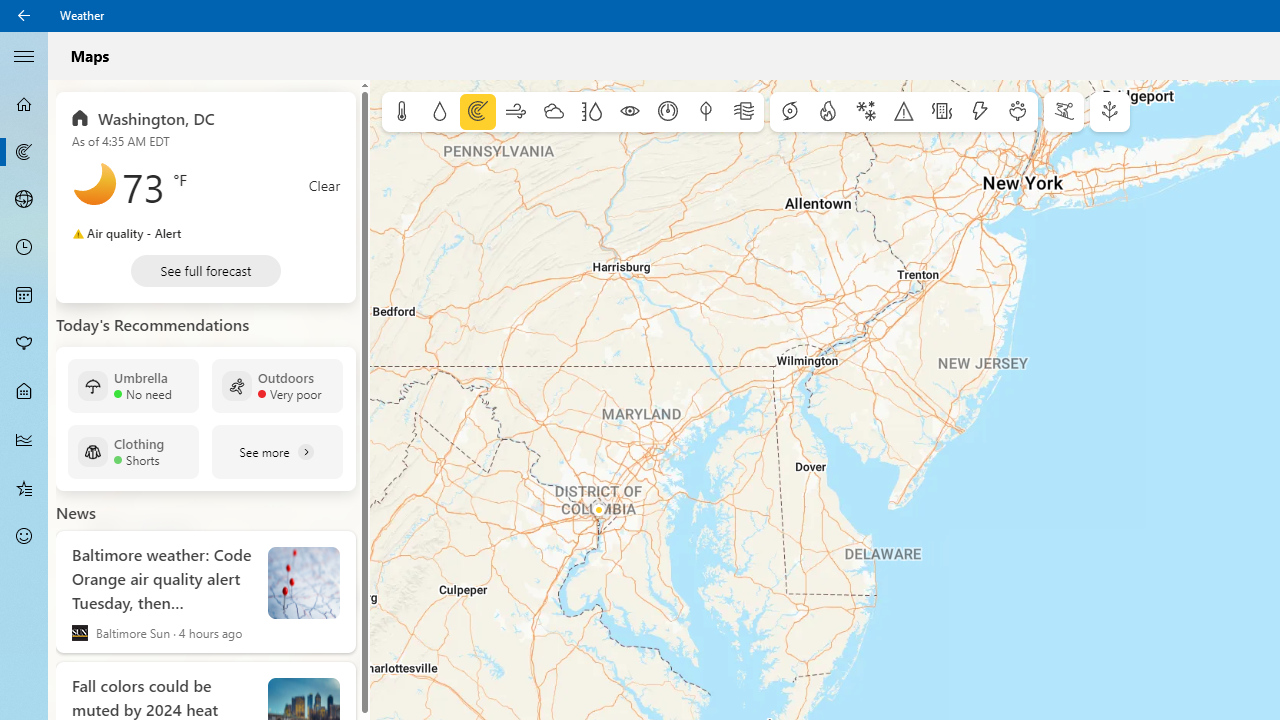 The image size is (1280, 720). What do you see at coordinates (24, 392) in the screenshot?
I see `'Life - Not Selected'` at bounding box center [24, 392].